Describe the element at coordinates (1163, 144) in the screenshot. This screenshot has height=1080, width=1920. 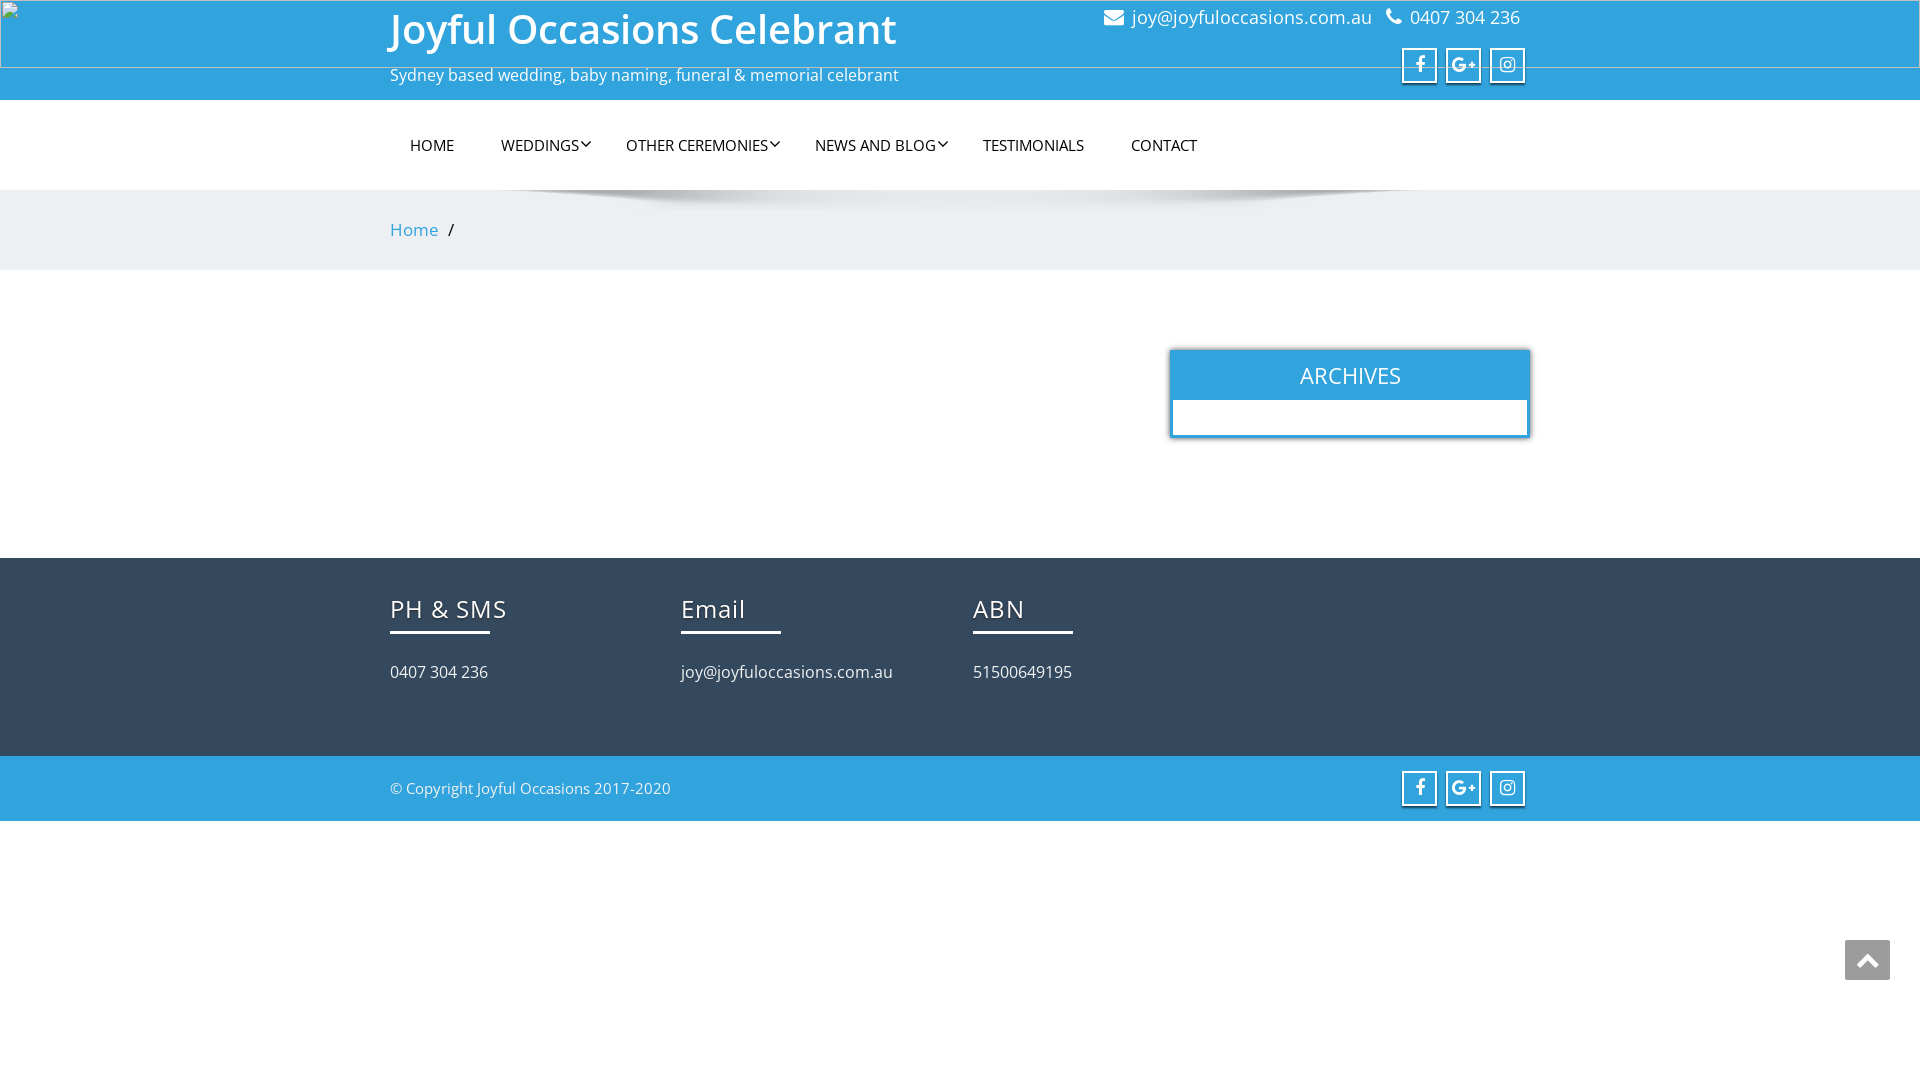
I see `'CONTACT'` at that location.